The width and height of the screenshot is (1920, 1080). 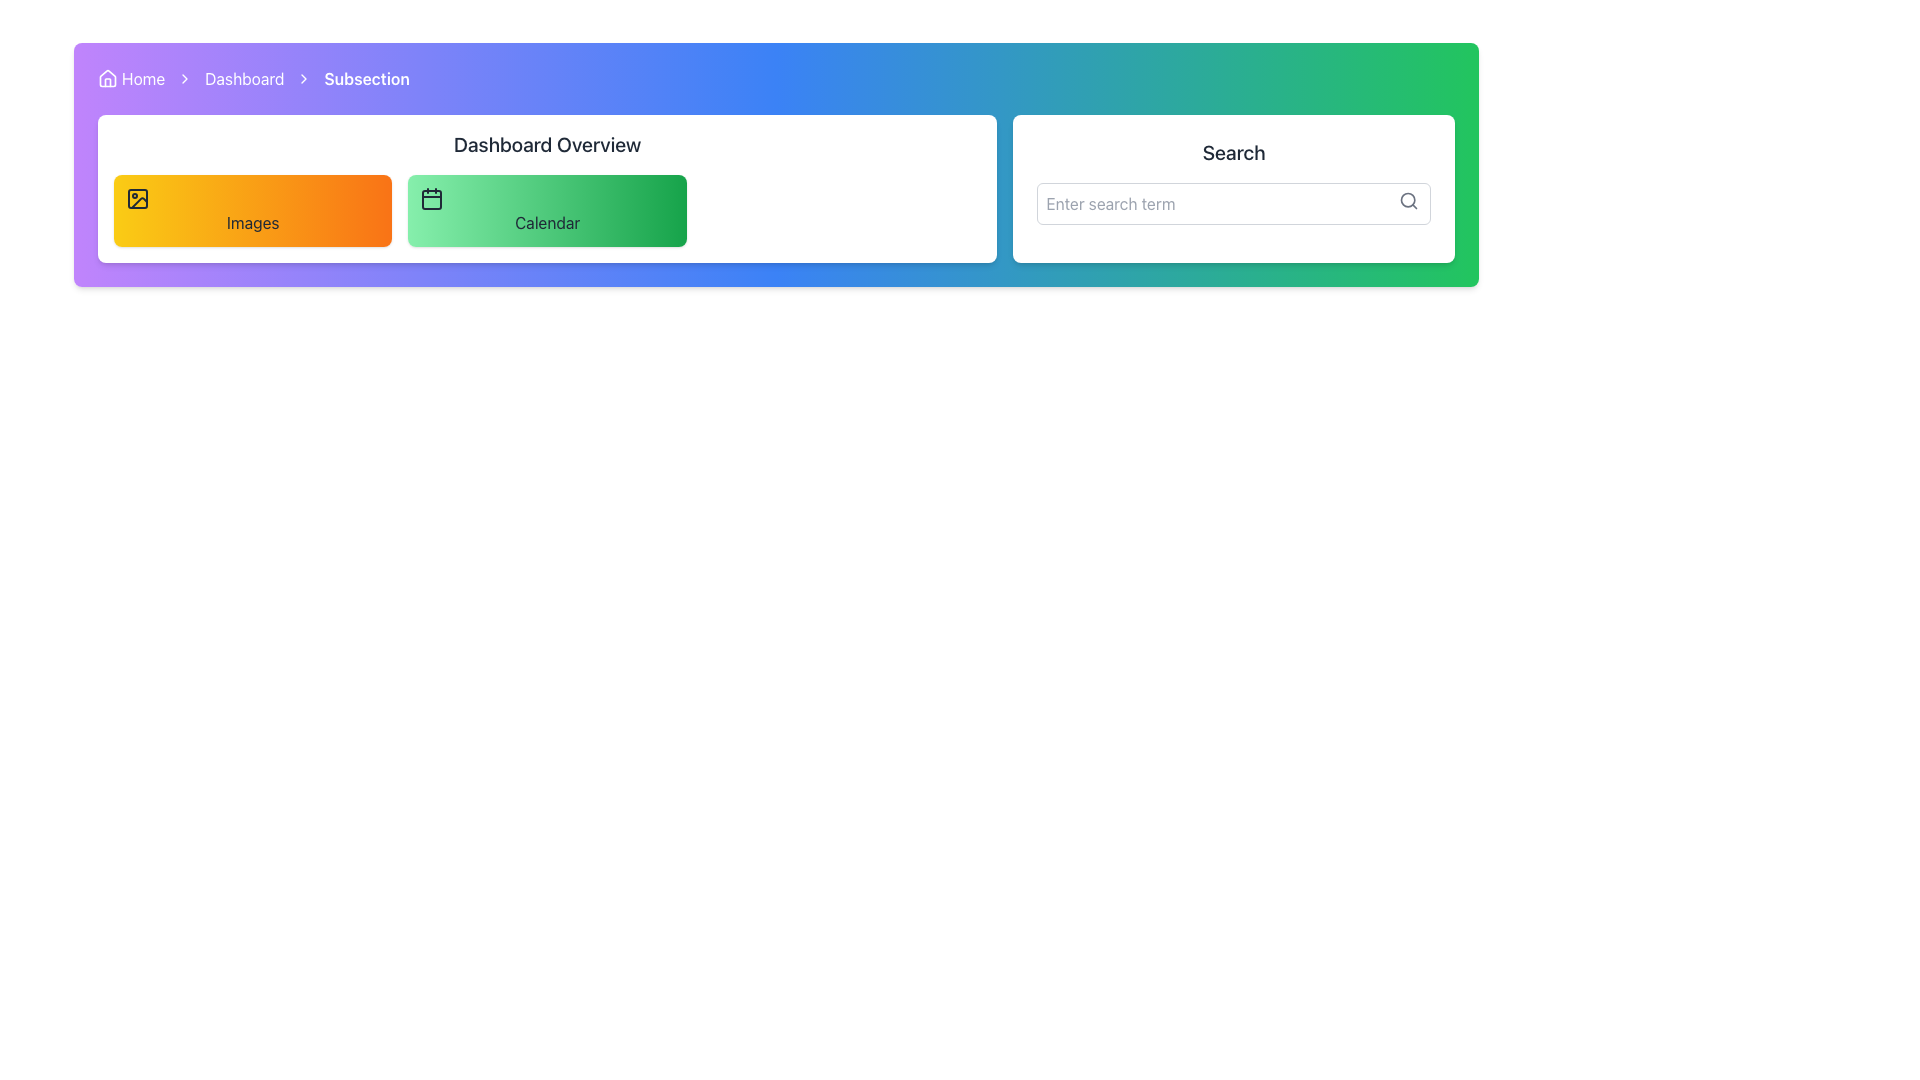 What do you see at coordinates (547, 211) in the screenshot?
I see `the green rectangular button labeled 'Calendar' below the icon` at bounding box center [547, 211].